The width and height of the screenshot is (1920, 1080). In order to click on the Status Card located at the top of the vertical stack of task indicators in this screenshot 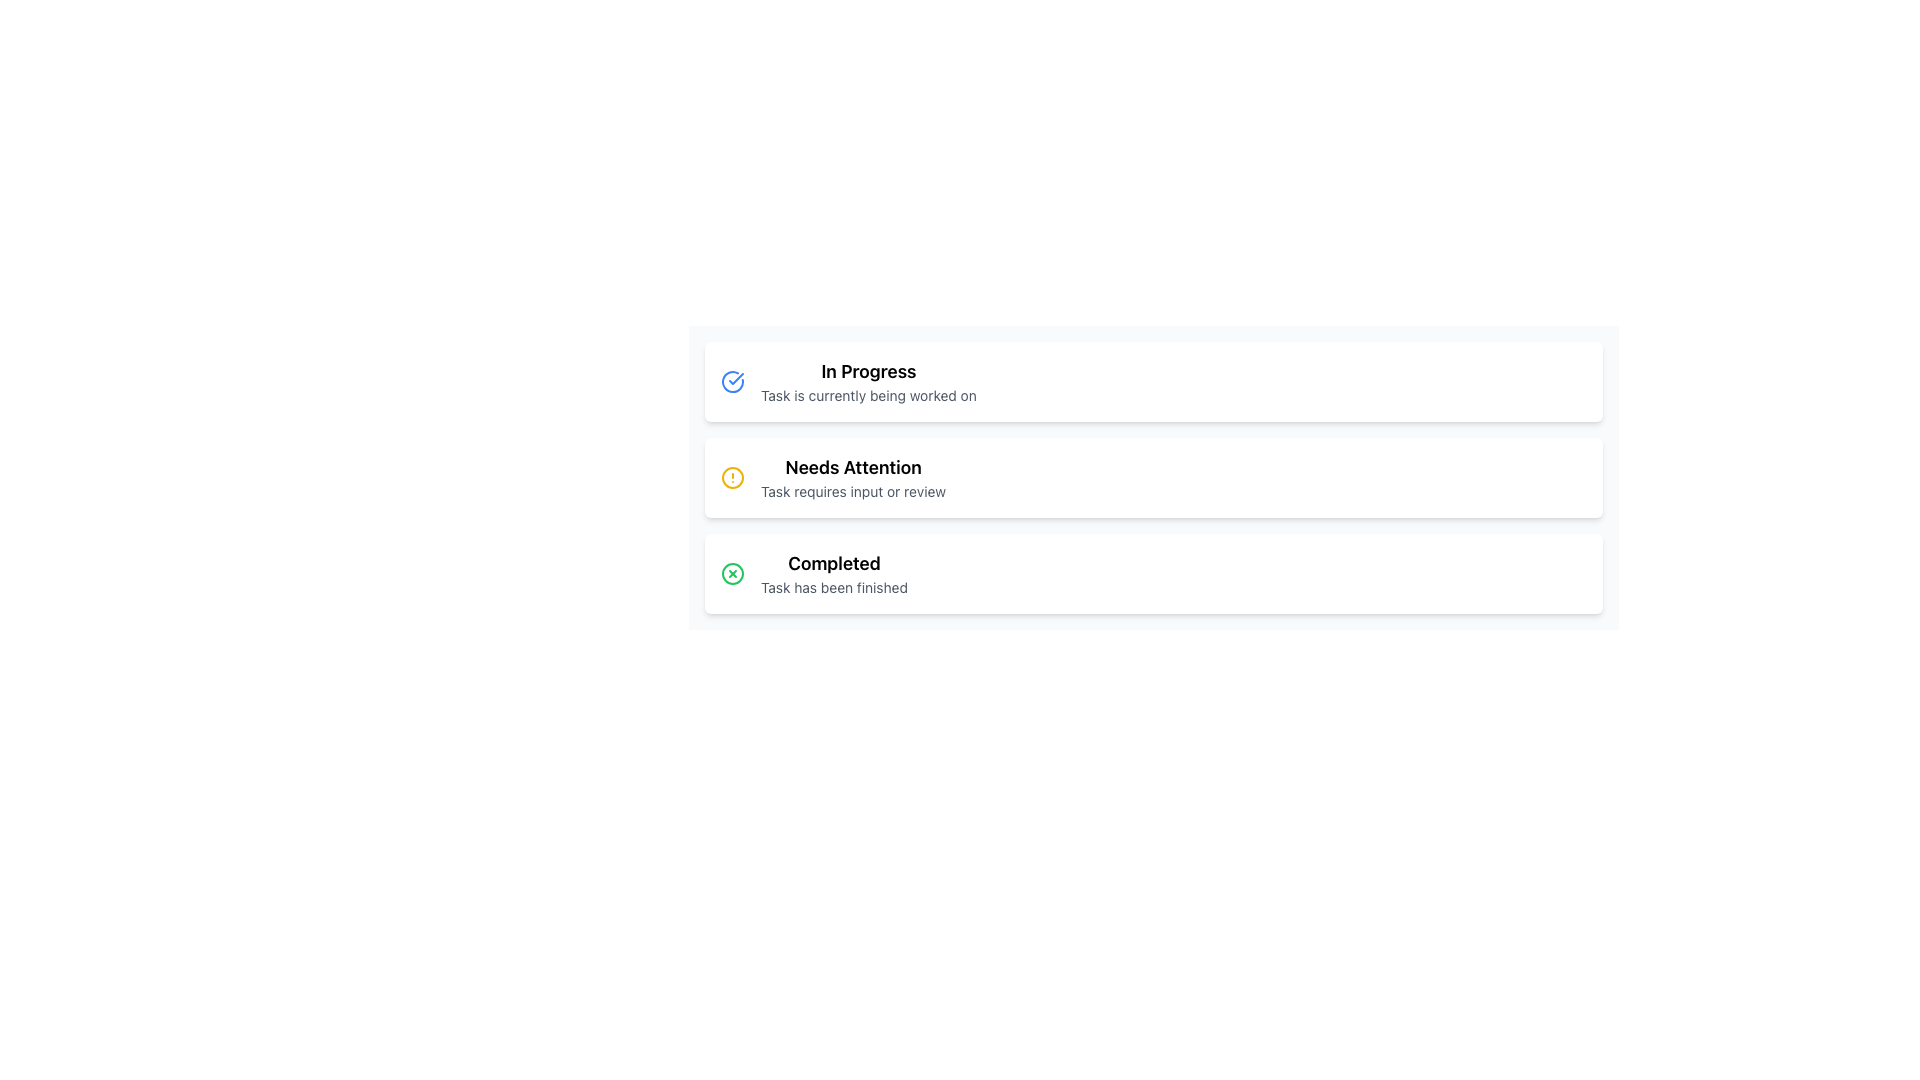, I will do `click(1153, 381)`.